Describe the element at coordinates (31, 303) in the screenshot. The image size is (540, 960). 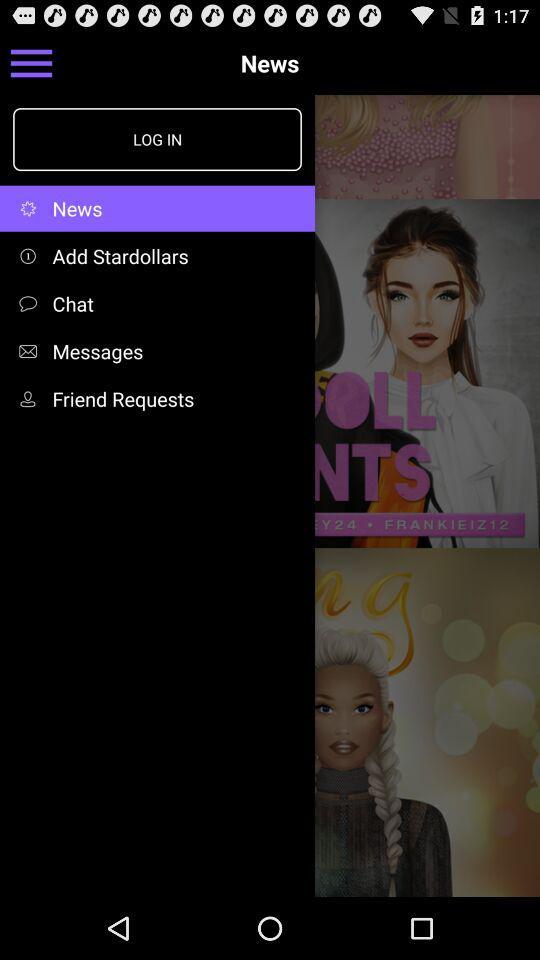
I see `icon left to chat` at that location.